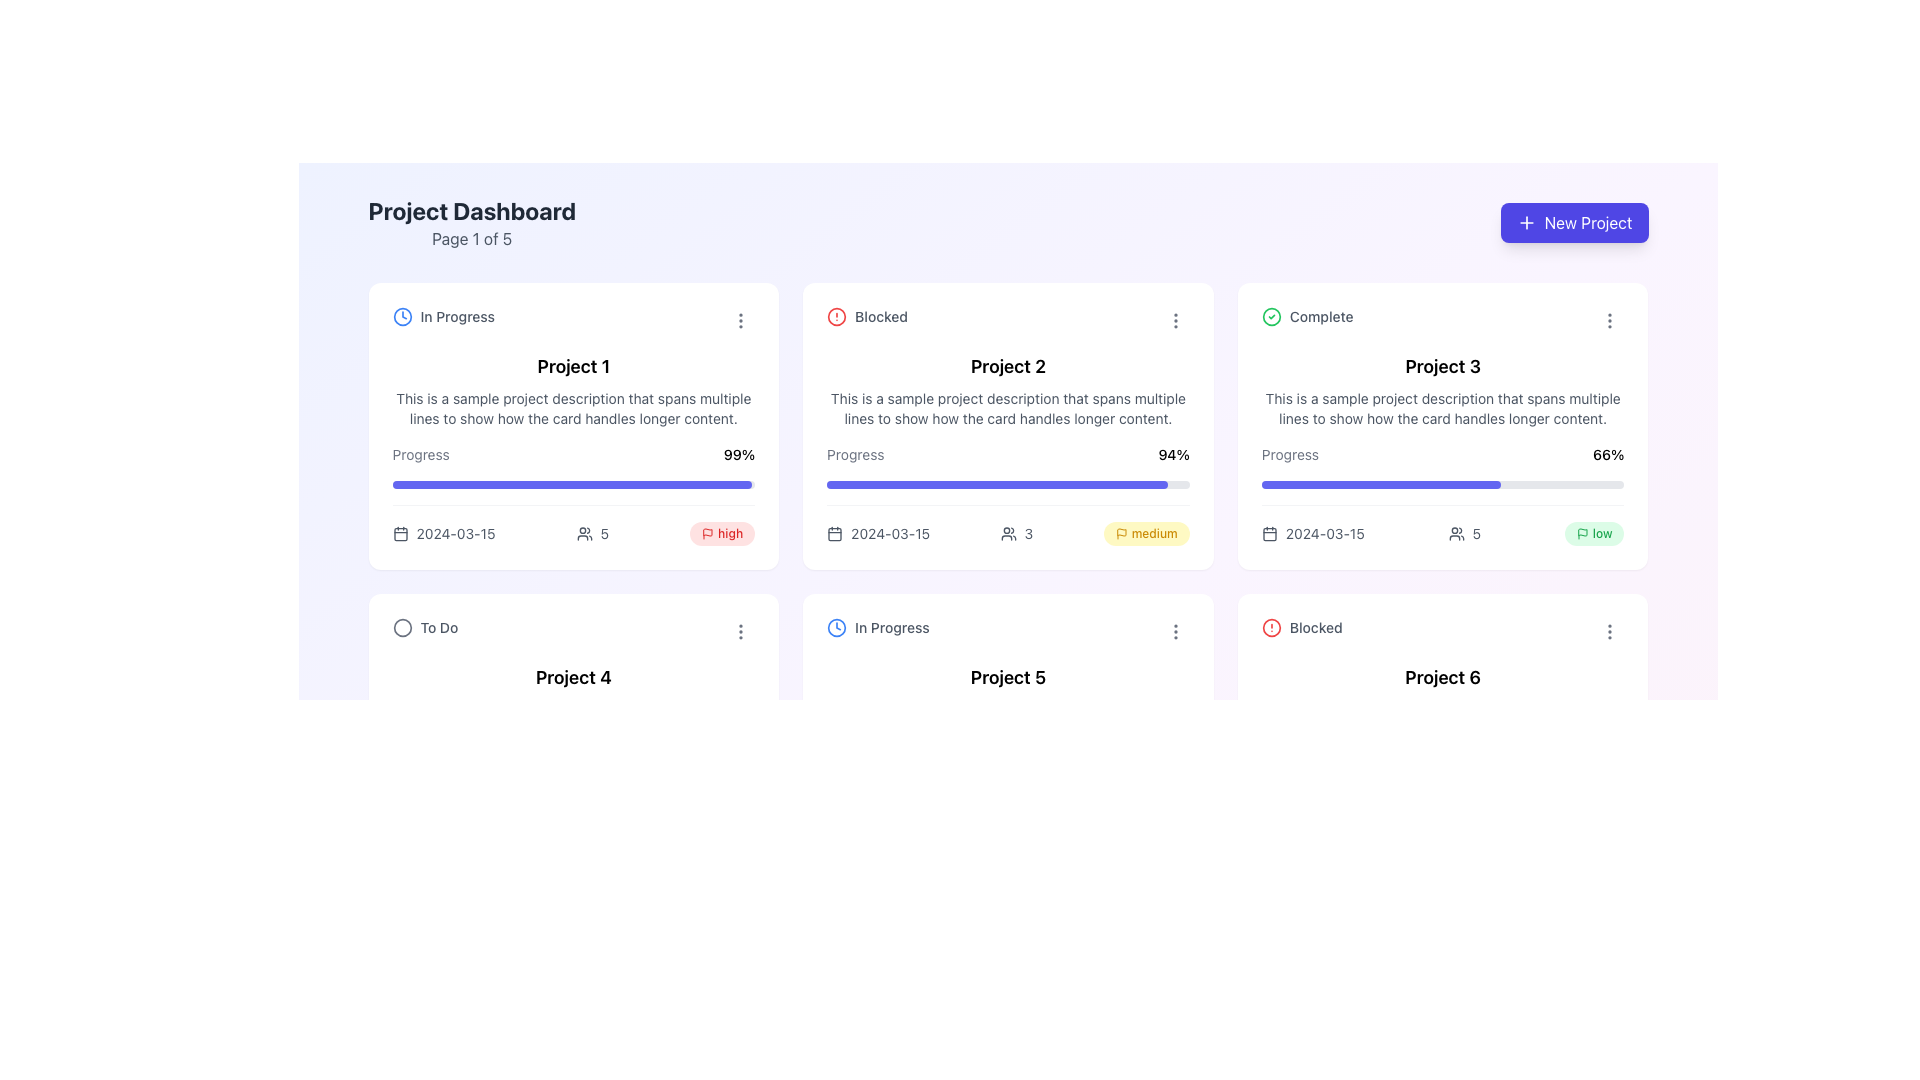 The image size is (1920, 1080). What do you see at coordinates (1121, 532) in the screenshot?
I see `the status indicator by clicking on the flag icon, which is an outlined icon with rounded stroke joins, located to the left of a medium label within the Project 2 card` at bounding box center [1121, 532].